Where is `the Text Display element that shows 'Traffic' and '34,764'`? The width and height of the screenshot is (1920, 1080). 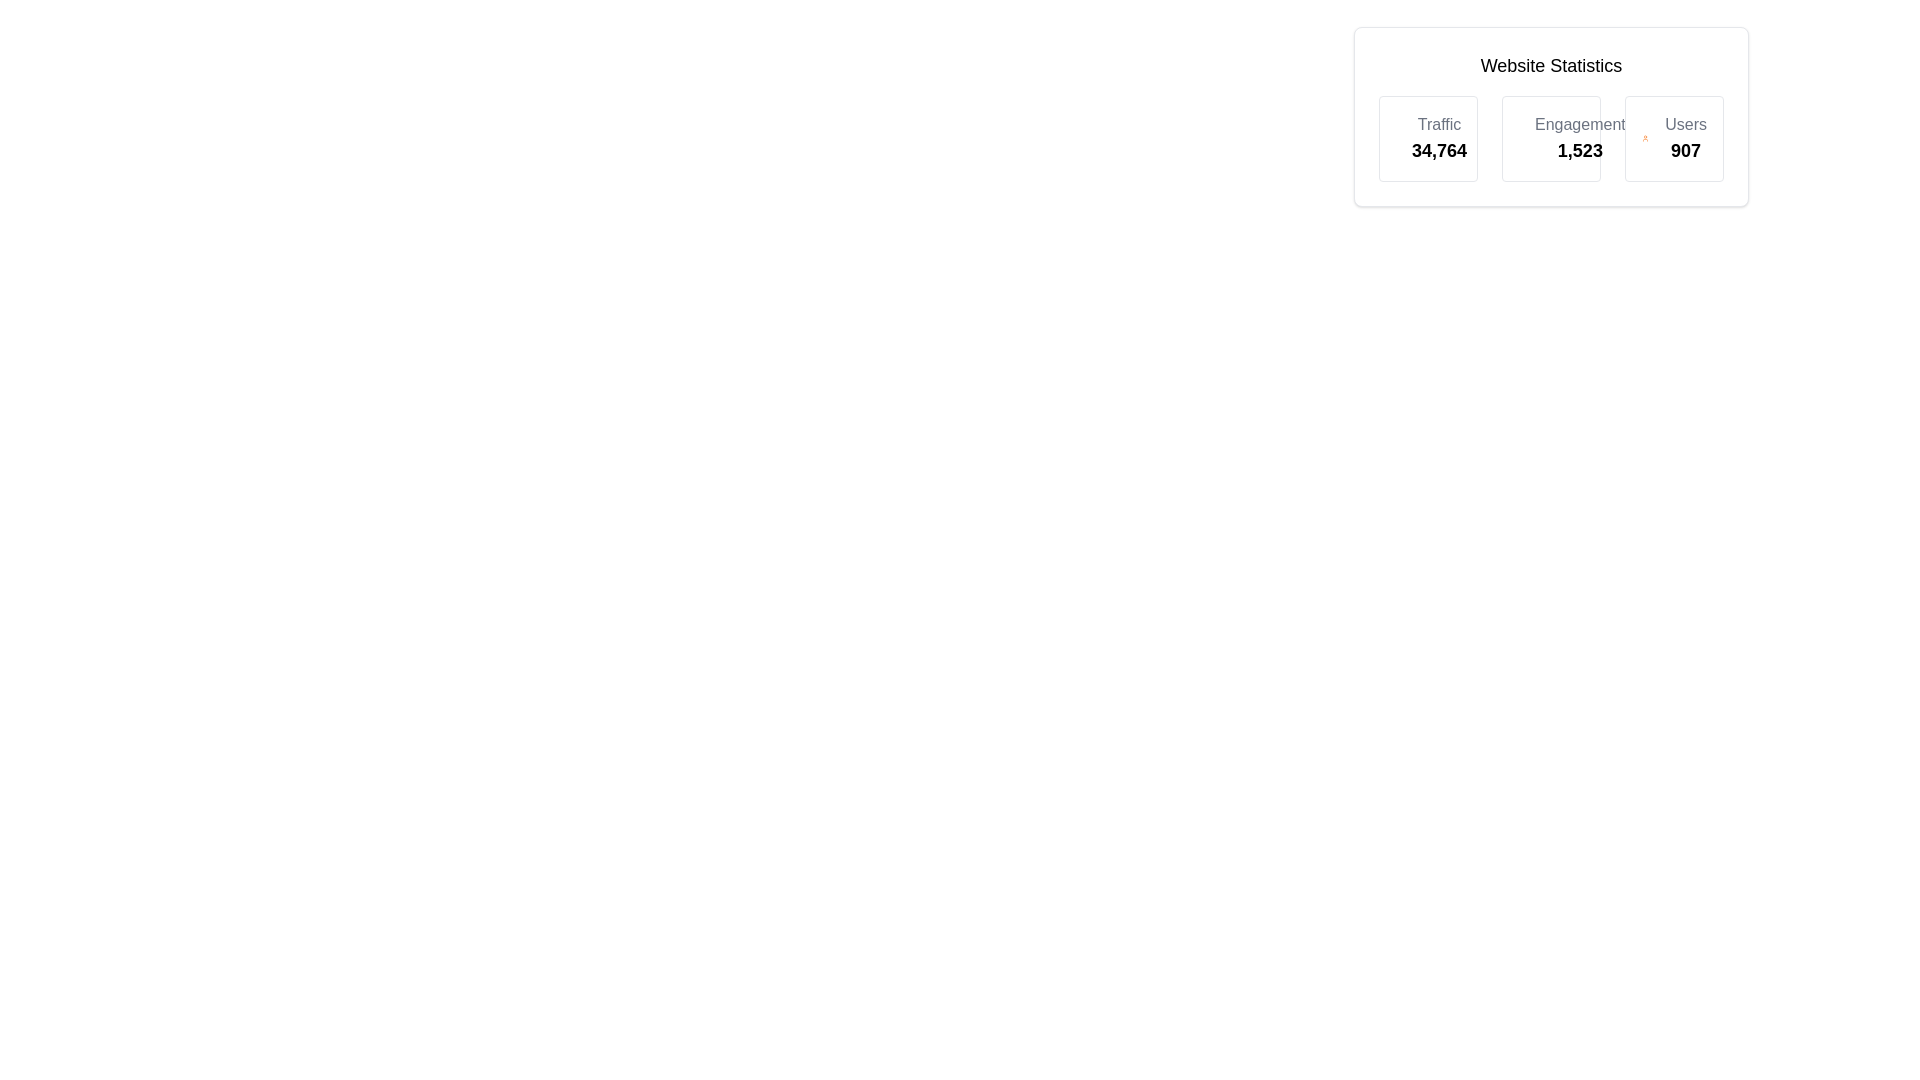 the Text Display element that shows 'Traffic' and '34,764' is located at coordinates (1438, 137).